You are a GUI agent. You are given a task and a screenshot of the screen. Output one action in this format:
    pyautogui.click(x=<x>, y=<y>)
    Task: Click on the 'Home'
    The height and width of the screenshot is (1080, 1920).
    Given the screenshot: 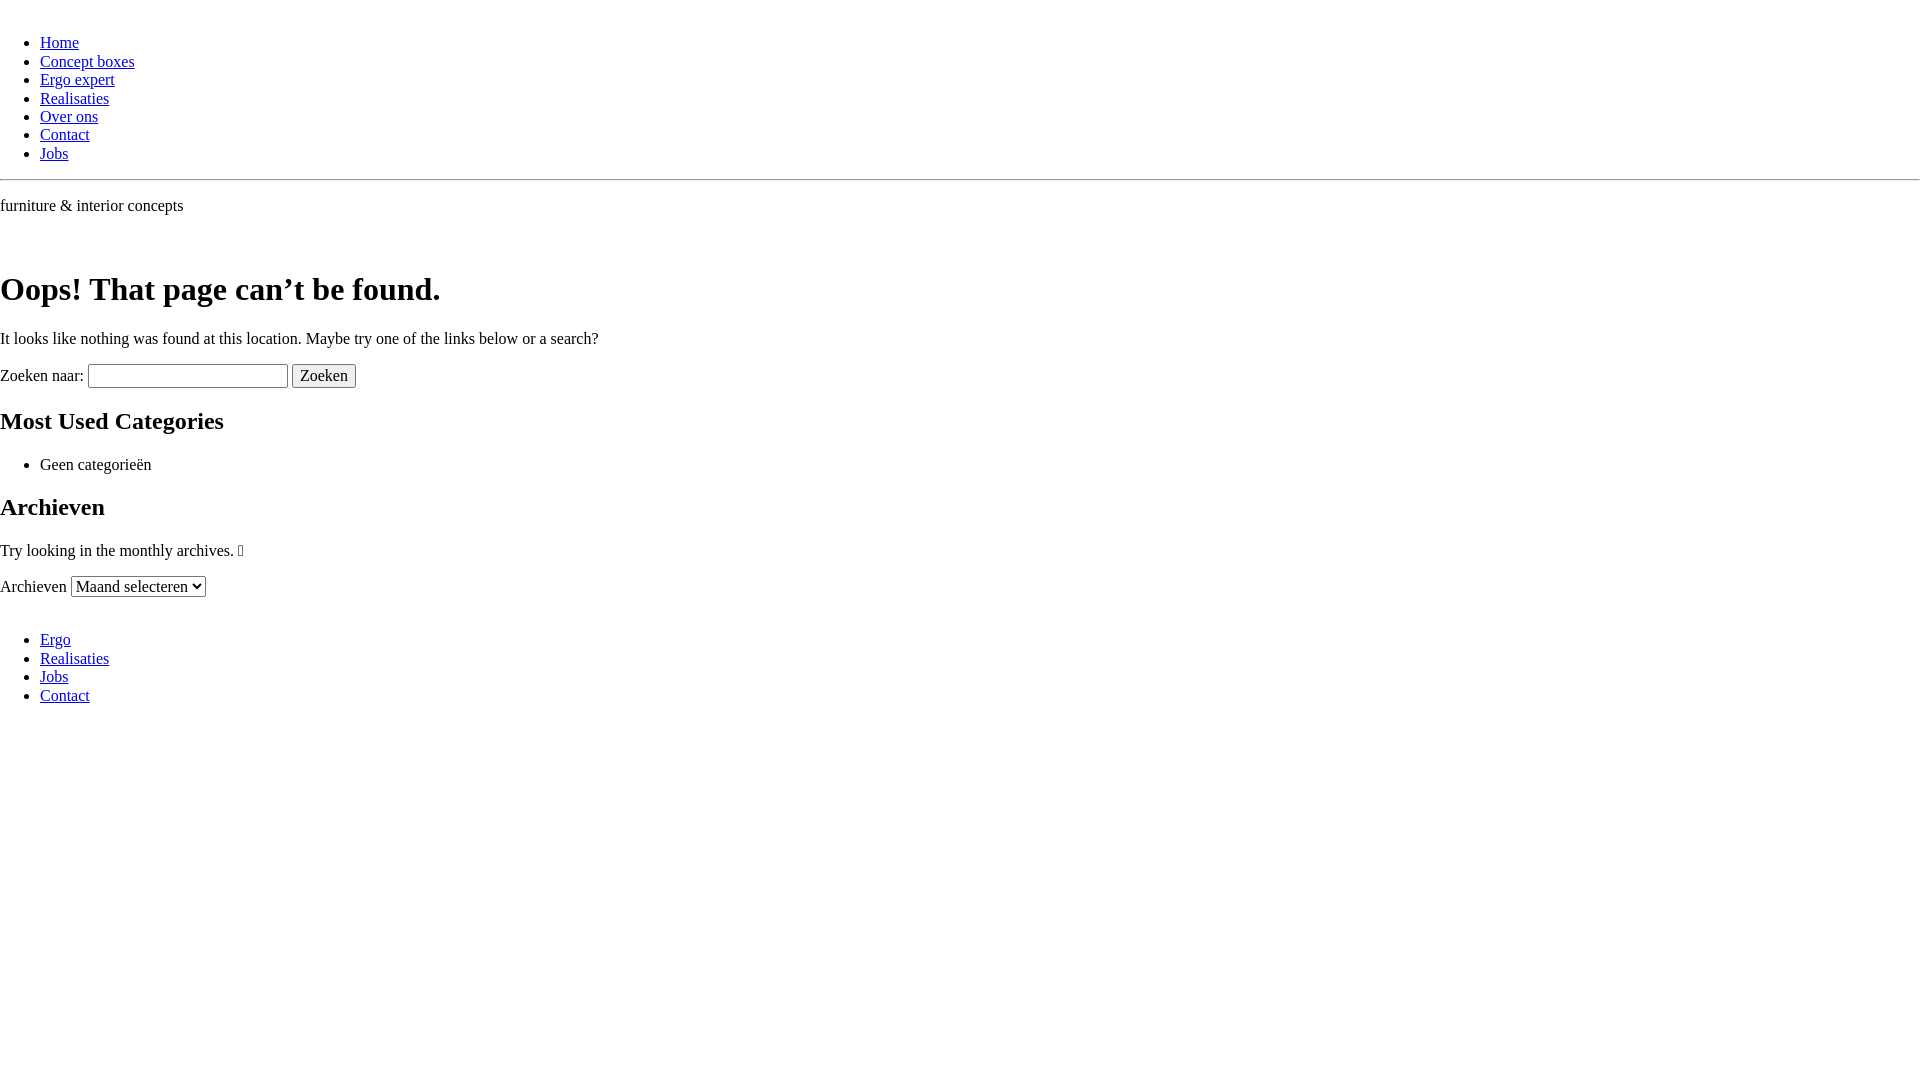 What is the action you would take?
    pyautogui.click(x=59, y=42)
    